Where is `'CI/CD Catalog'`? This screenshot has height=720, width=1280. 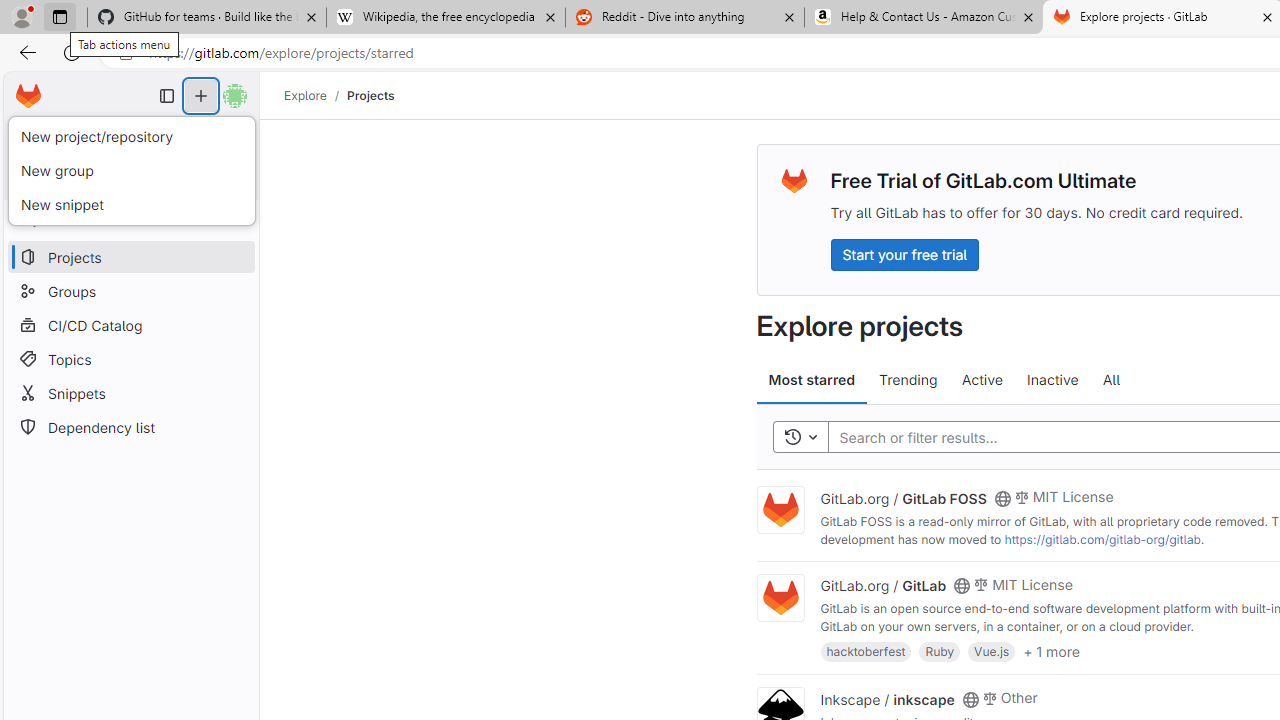 'CI/CD Catalog' is located at coordinates (130, 324).